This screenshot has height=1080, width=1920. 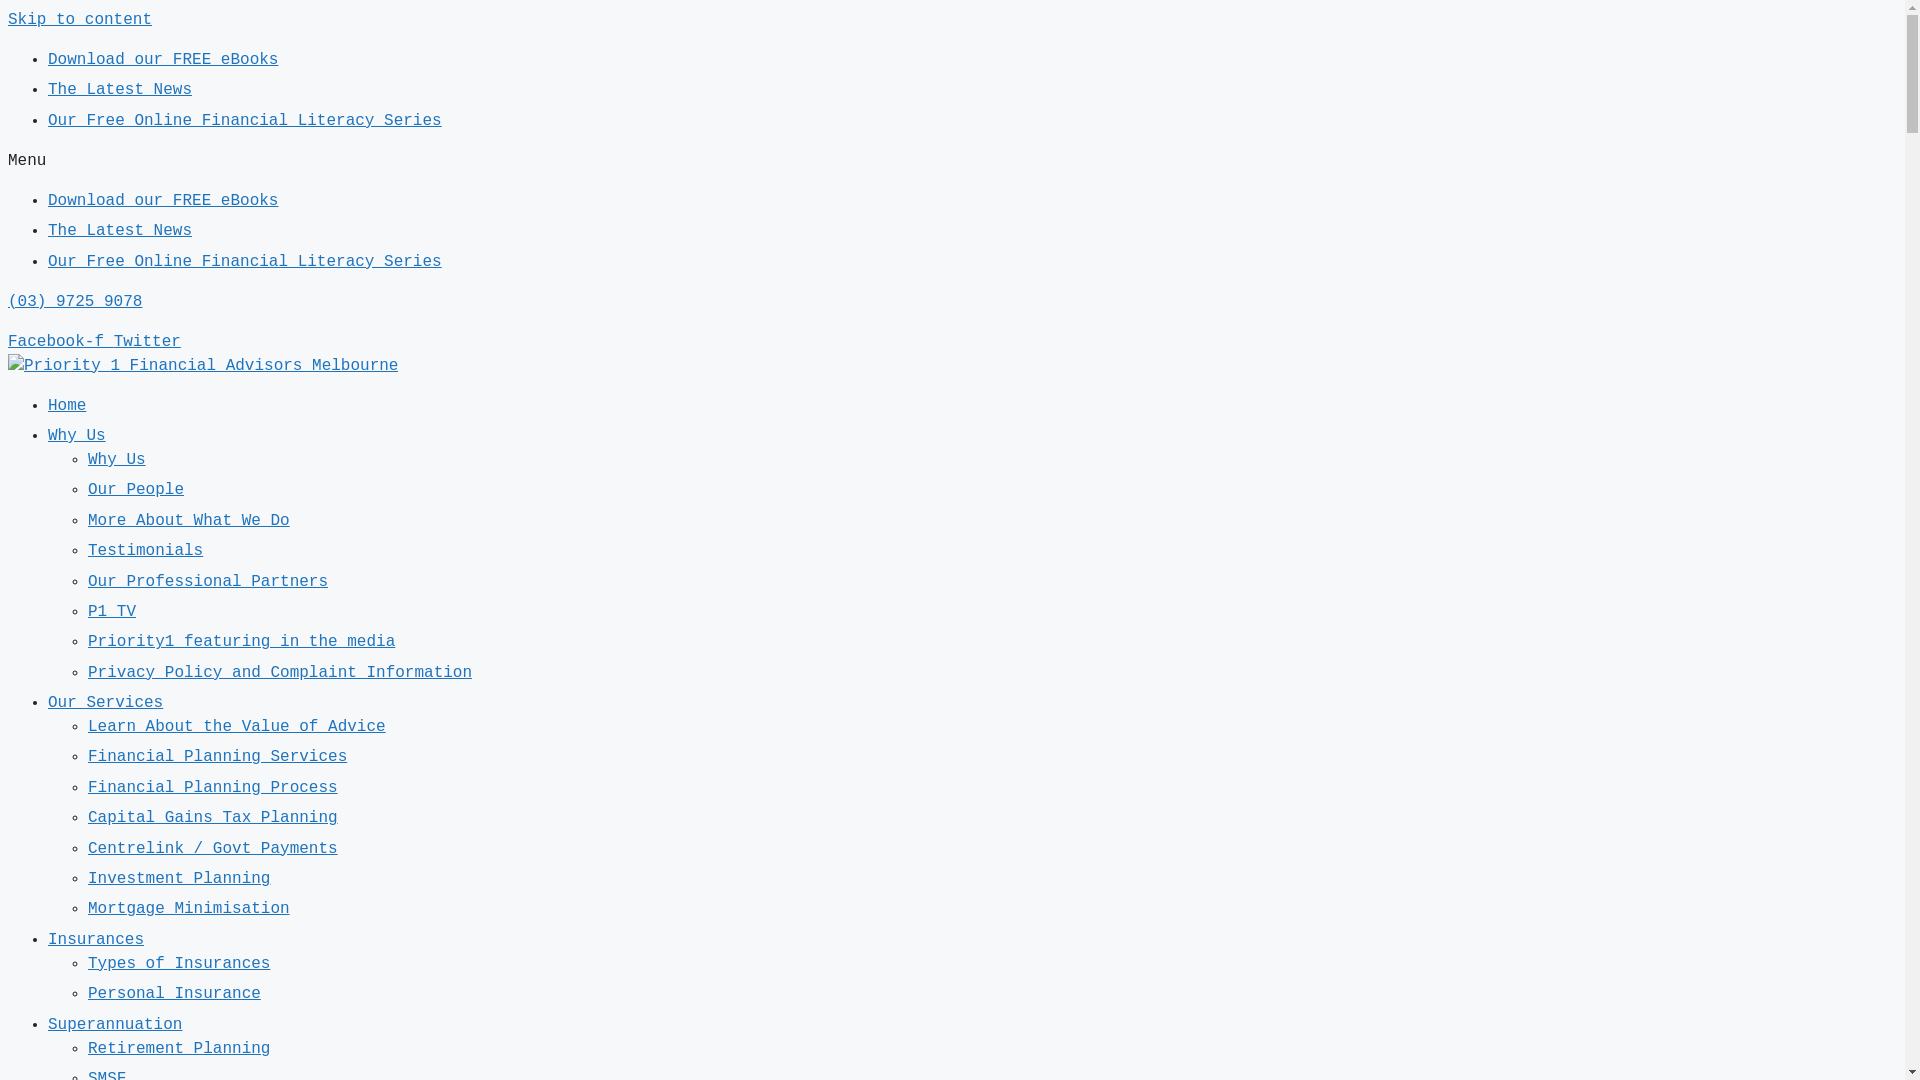 I want to click on 'Capital Gains Tax Planning', so click(x=86, y=817).